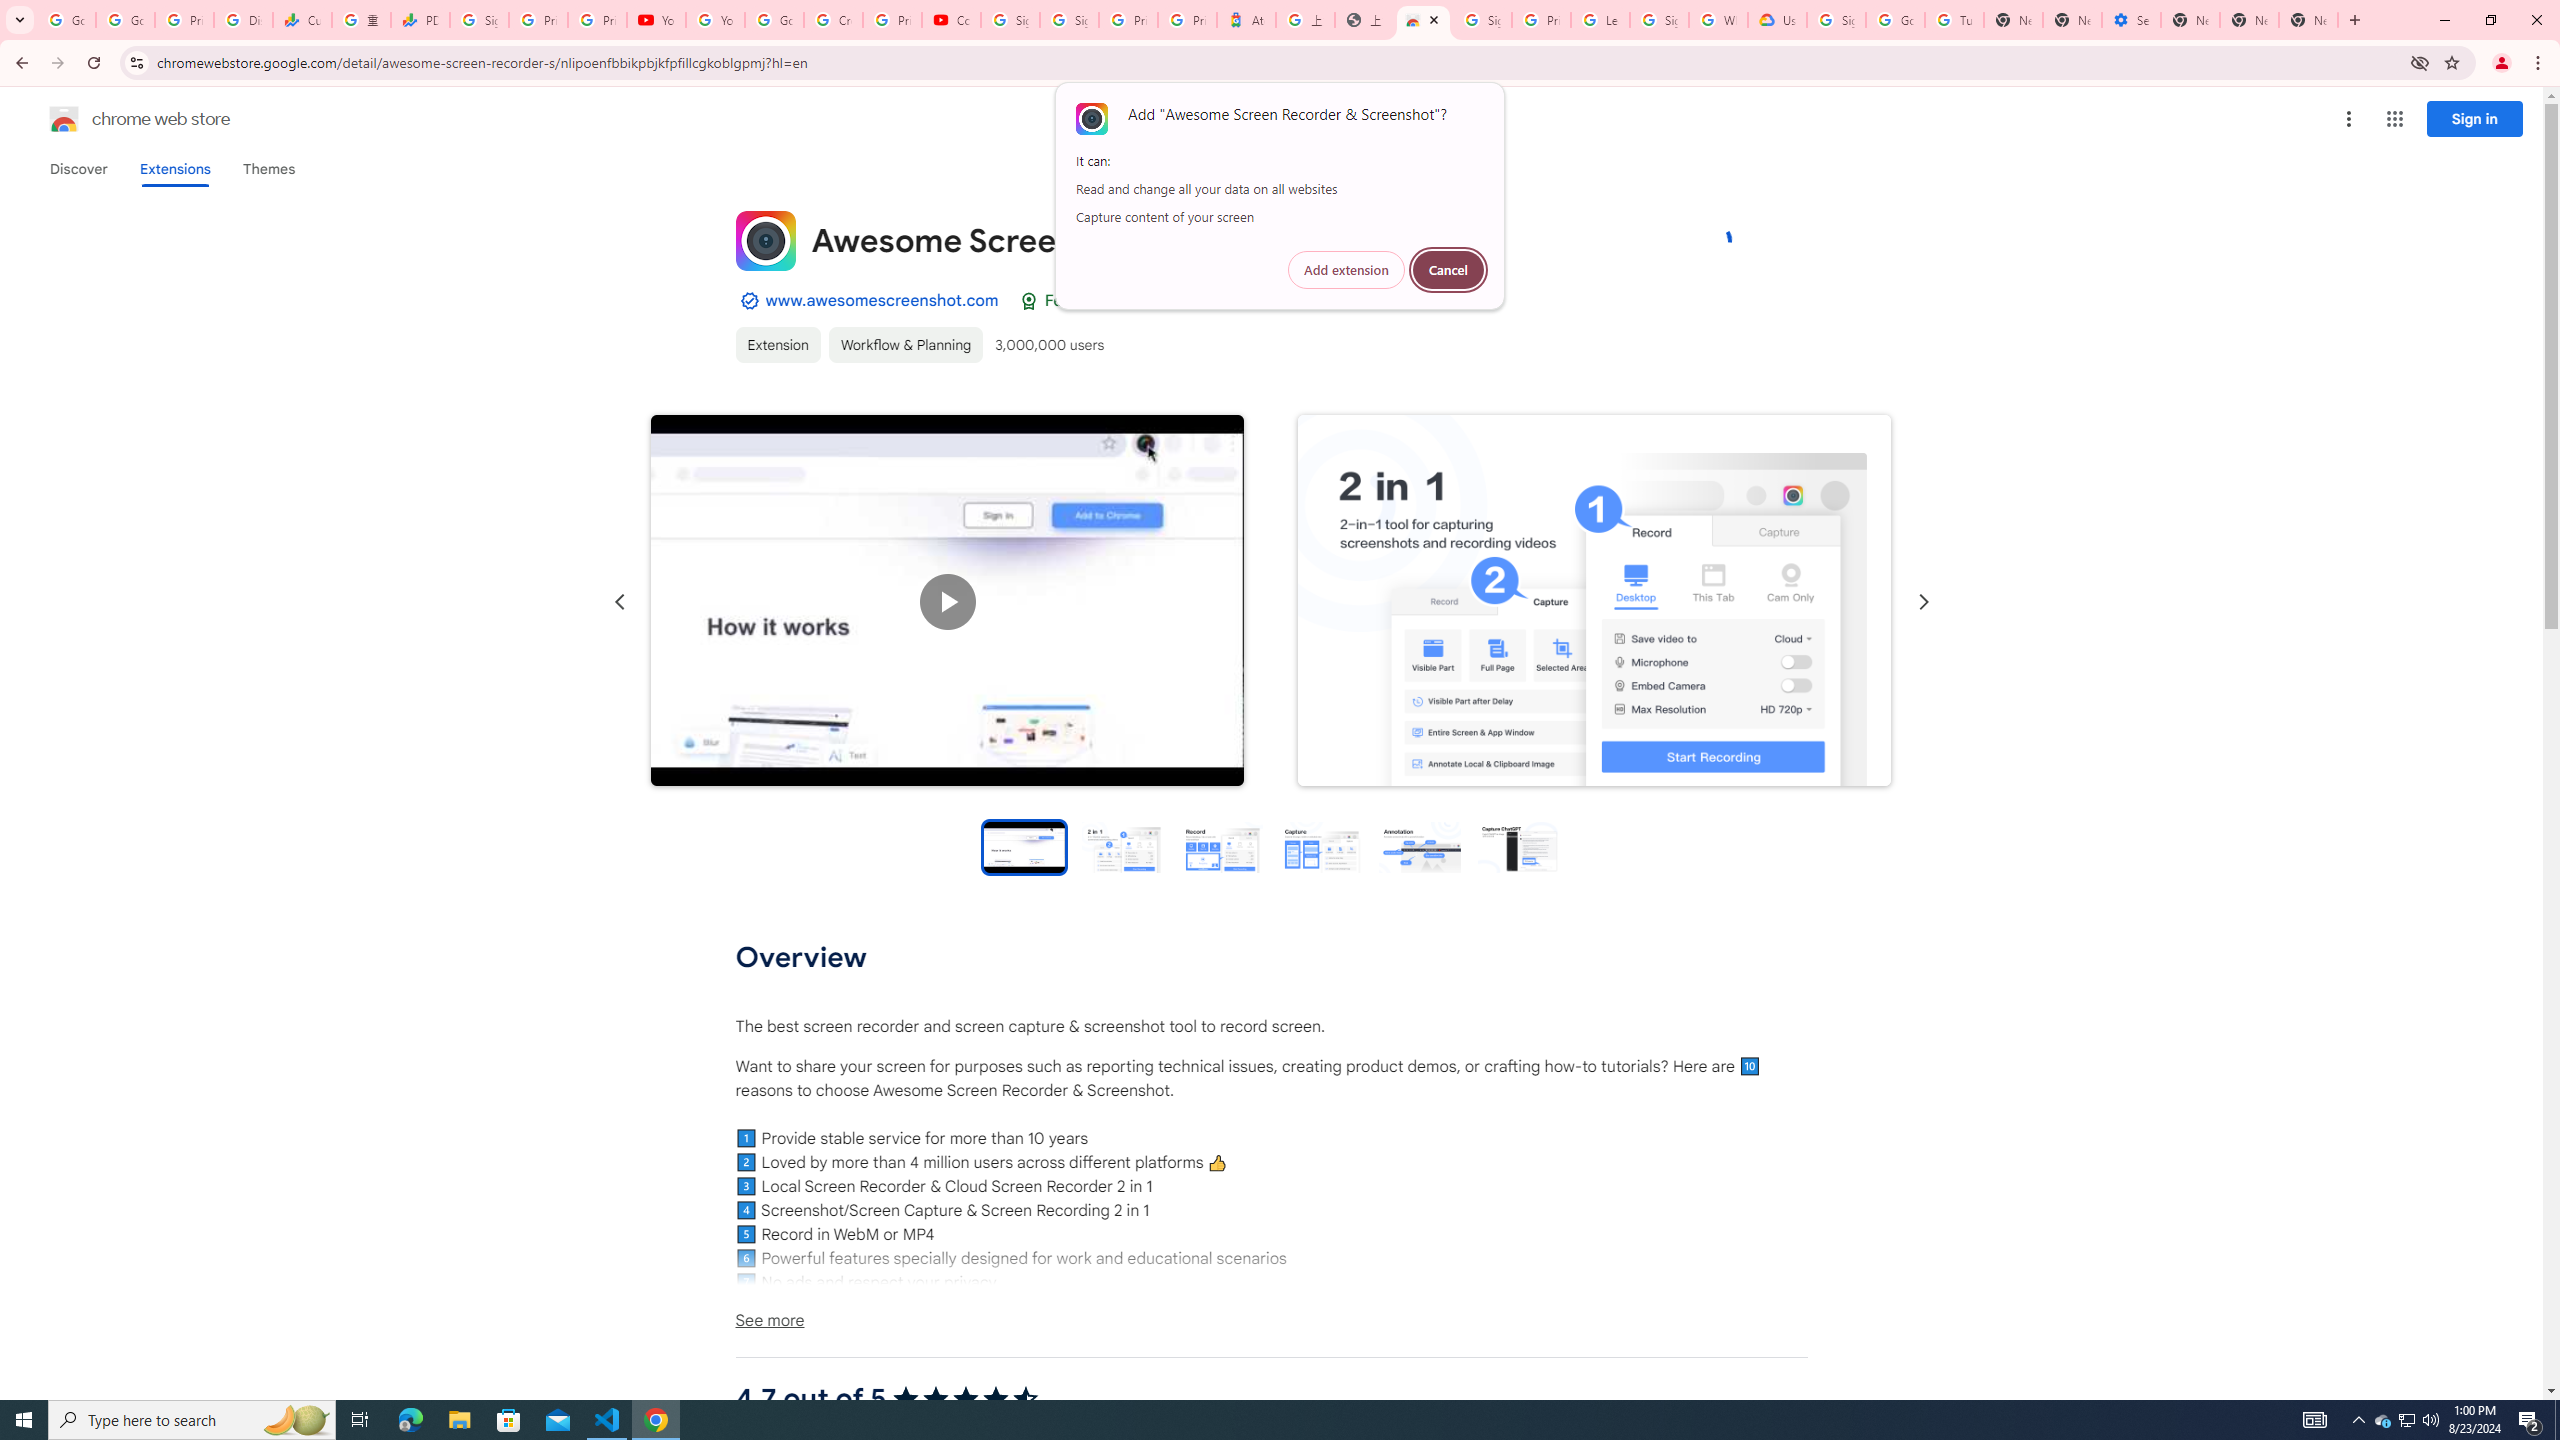 The width and height of the screenshot is (2560, 1440). What do you see at coordinates (1658, 19) in the screenshot?
I see `'Sign in - Google Accounts'` at bounding box center [1658, 19].